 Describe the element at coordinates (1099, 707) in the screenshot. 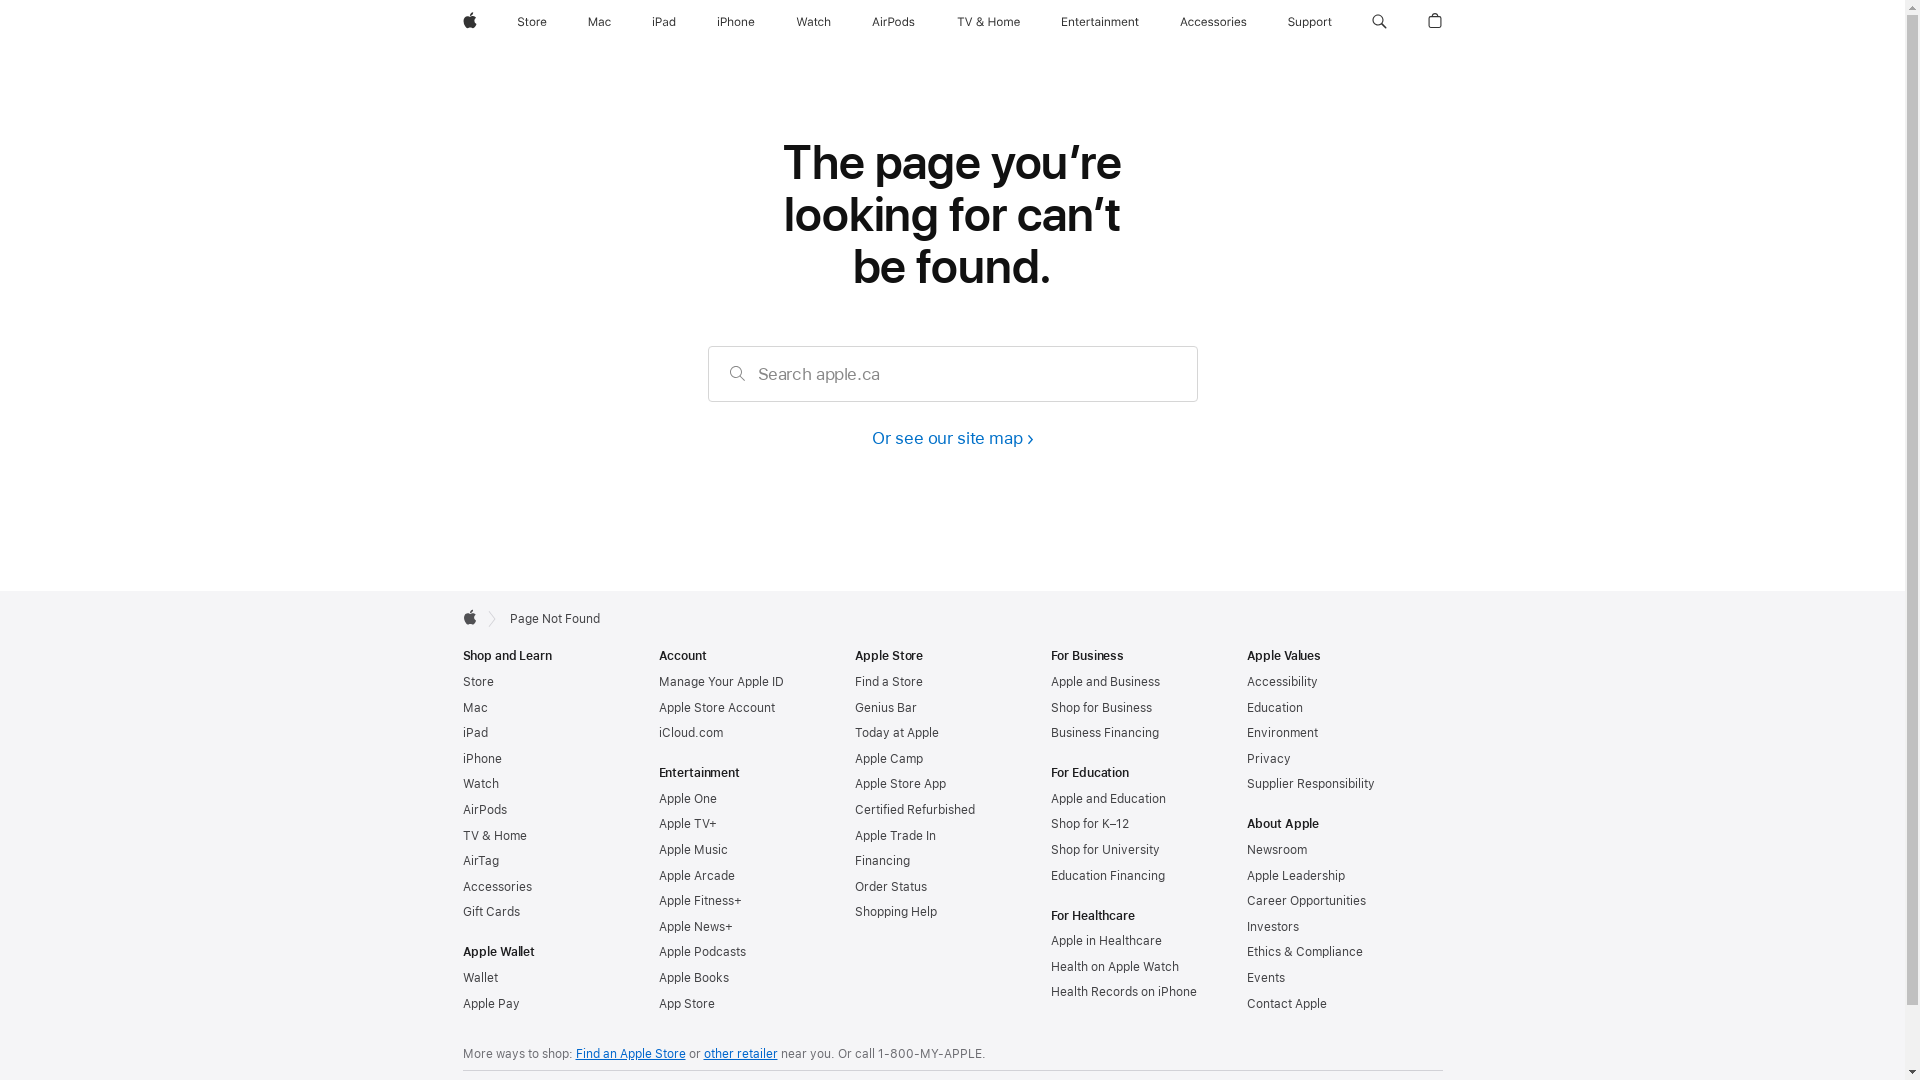

I see `'Shop for Business'` at that location.